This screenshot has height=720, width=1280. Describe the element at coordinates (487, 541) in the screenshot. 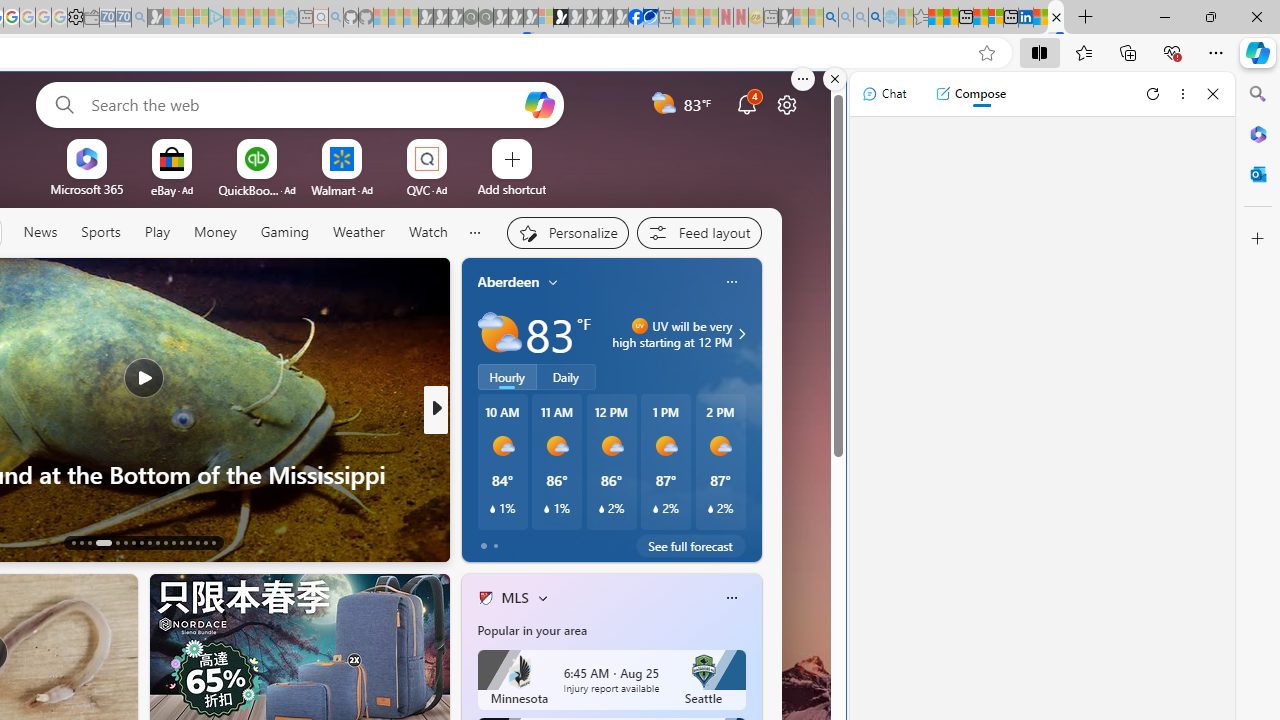

I see `'76 Like'` at that location.